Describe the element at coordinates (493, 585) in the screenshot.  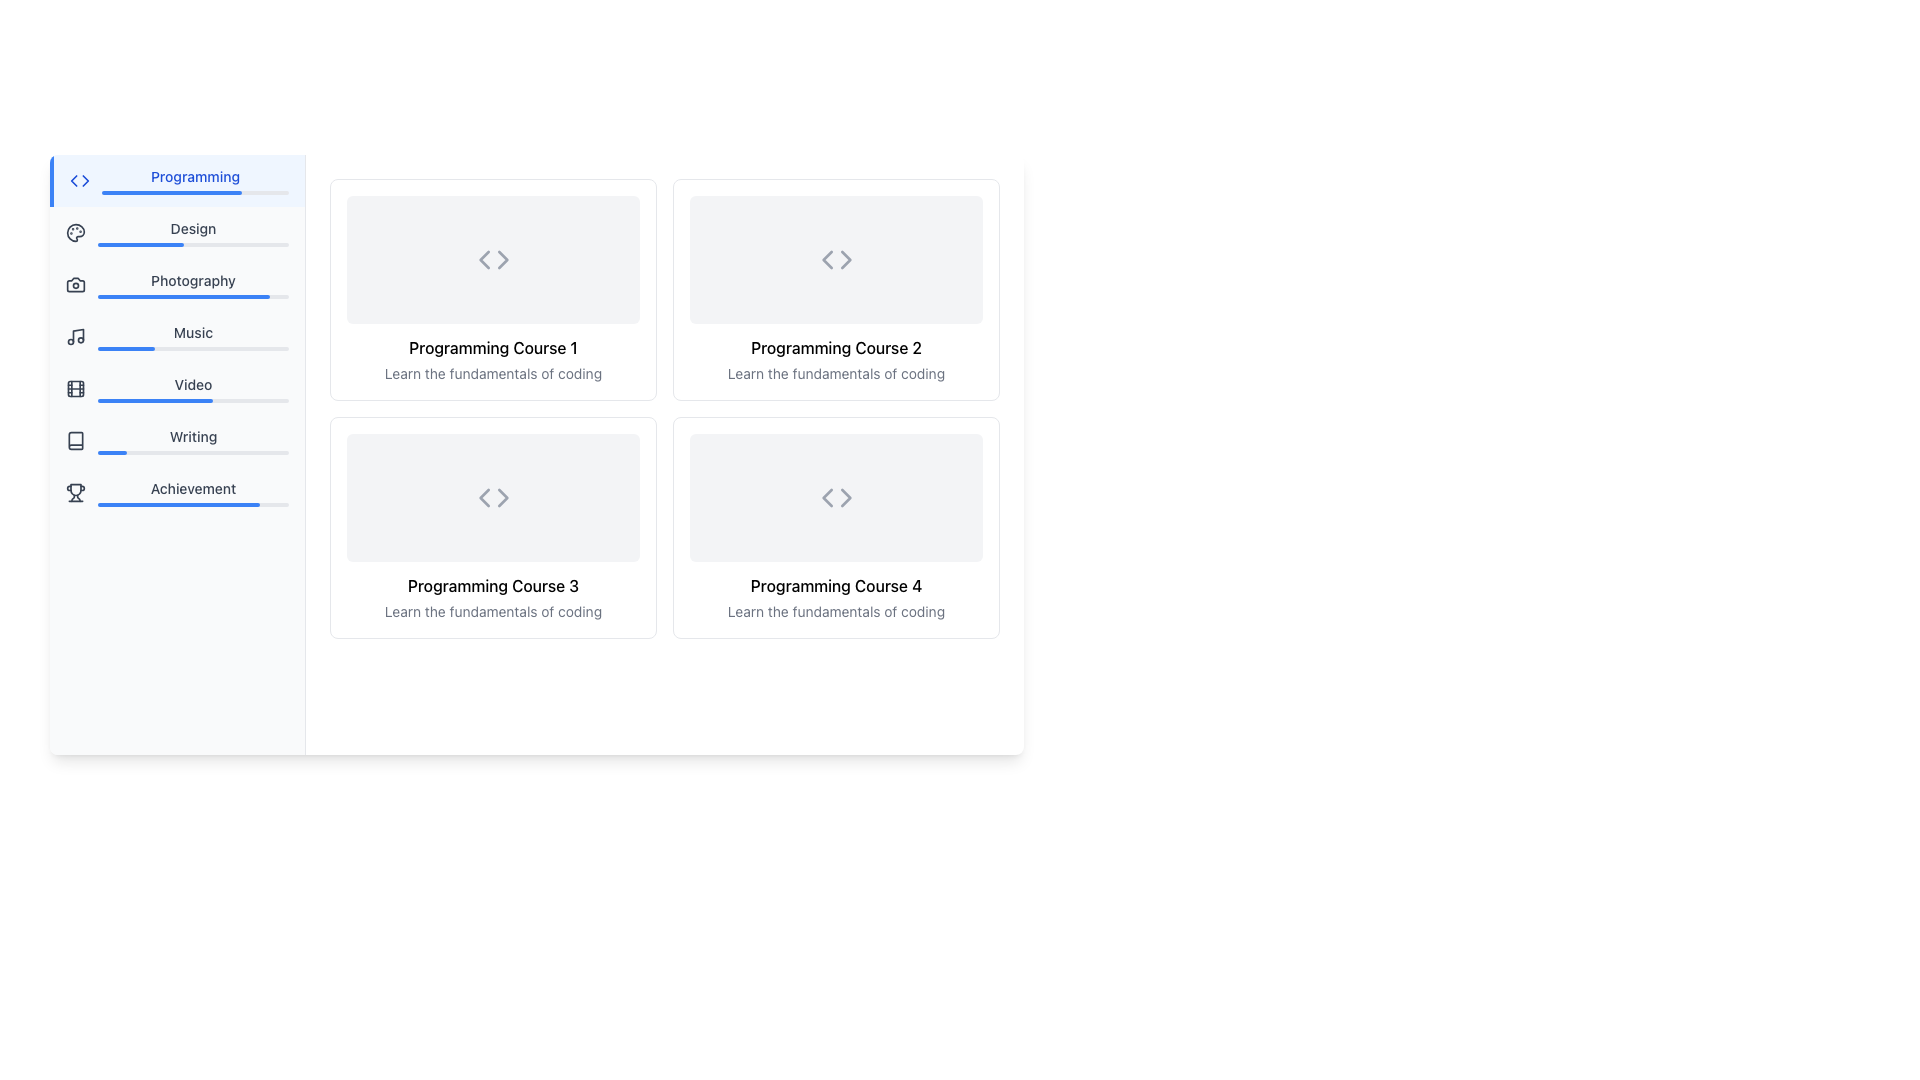
I see `the text label 'Programming Course 3' located in the lower section of the card in the second row and first column of the grid layout` at that location.